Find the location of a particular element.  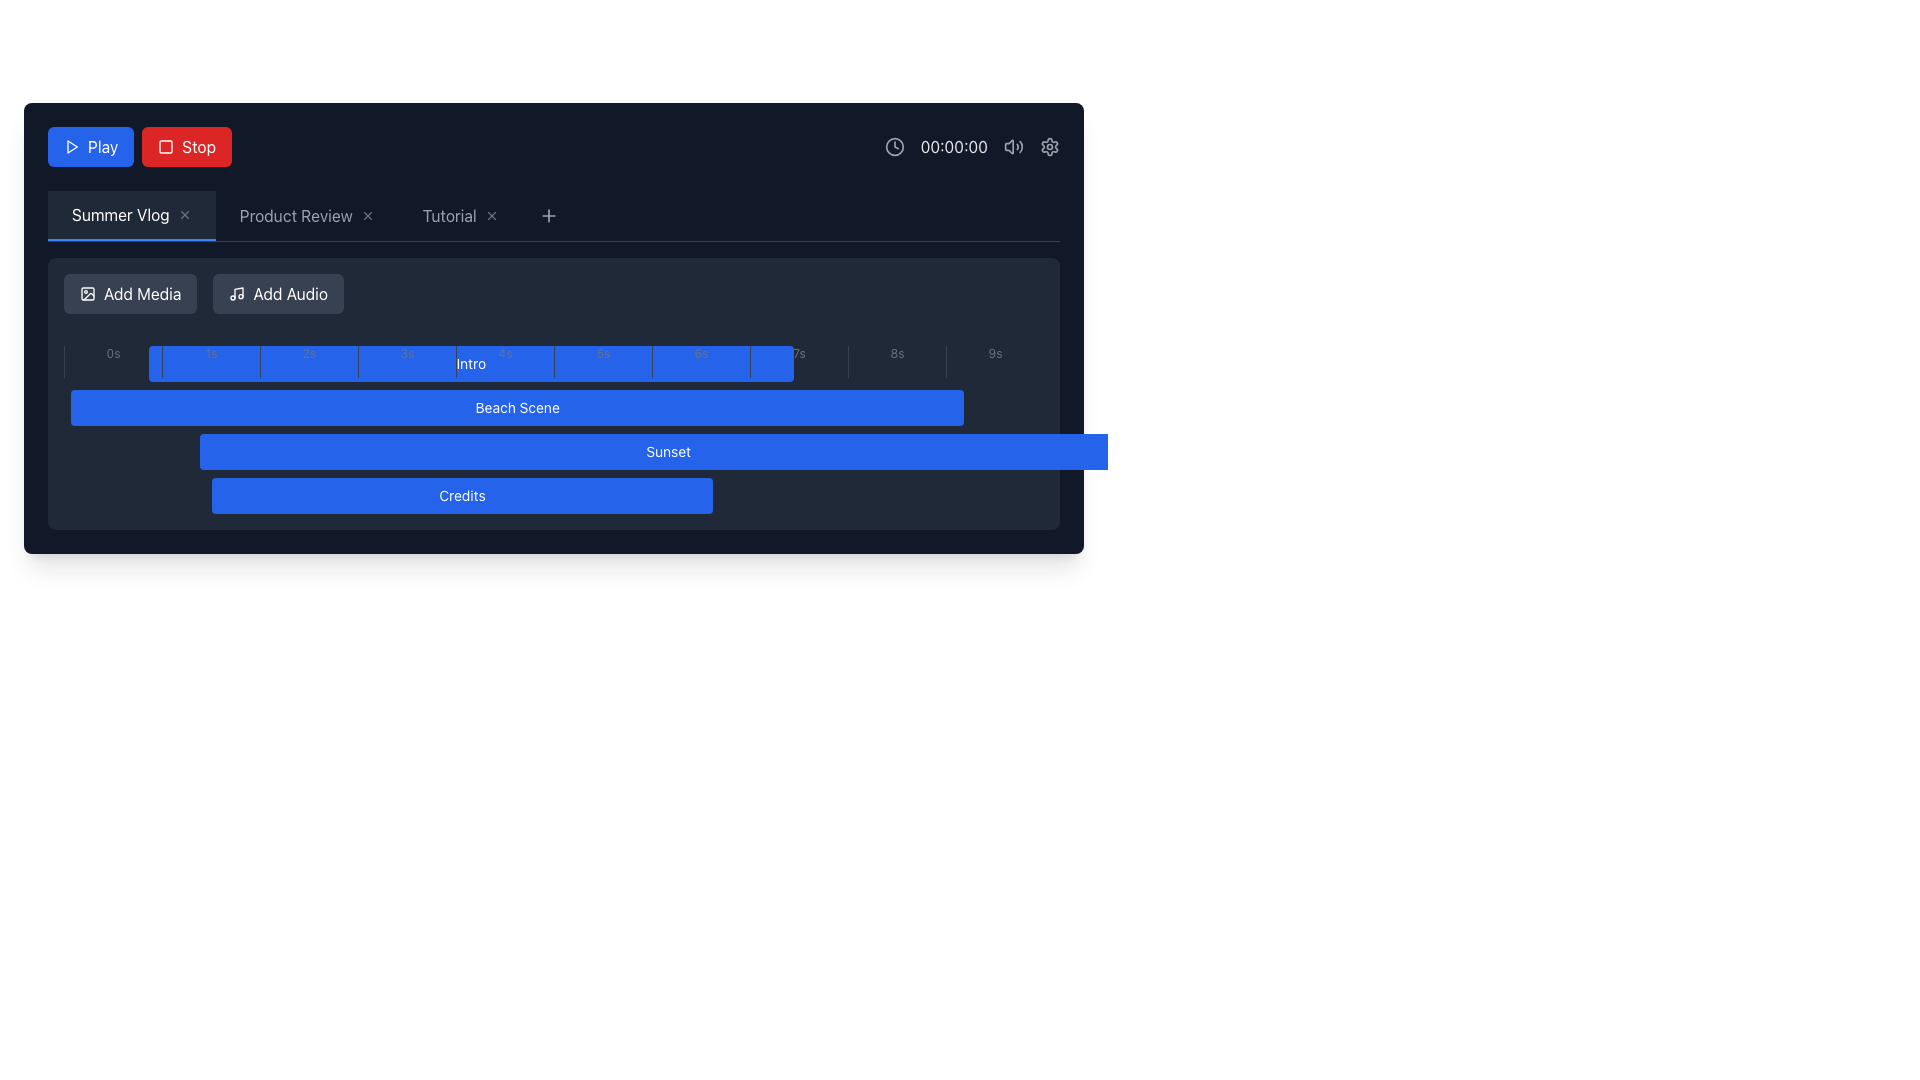

the 'Tutorial' tab label is located at coordinates (448, 216).